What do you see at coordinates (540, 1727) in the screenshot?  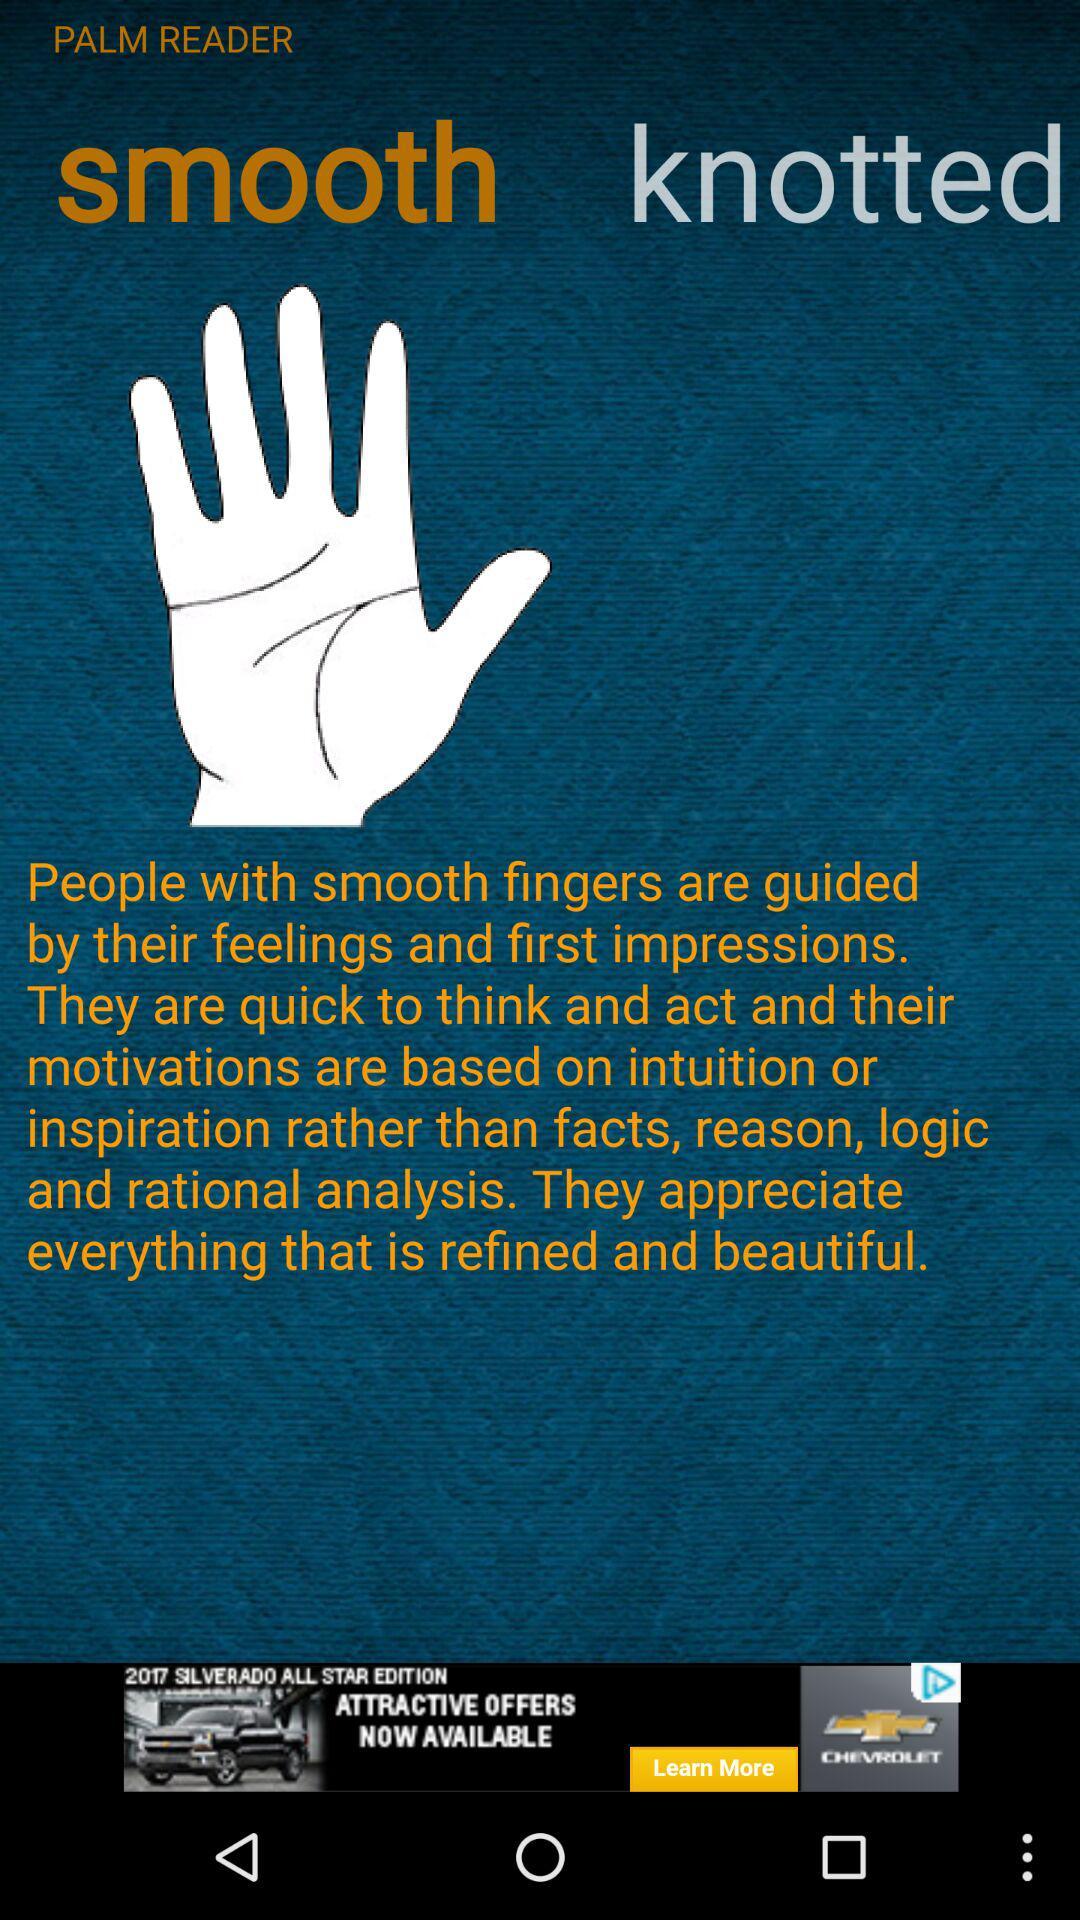 I see `showing the advertisement` at bounding box center [540, 1727].